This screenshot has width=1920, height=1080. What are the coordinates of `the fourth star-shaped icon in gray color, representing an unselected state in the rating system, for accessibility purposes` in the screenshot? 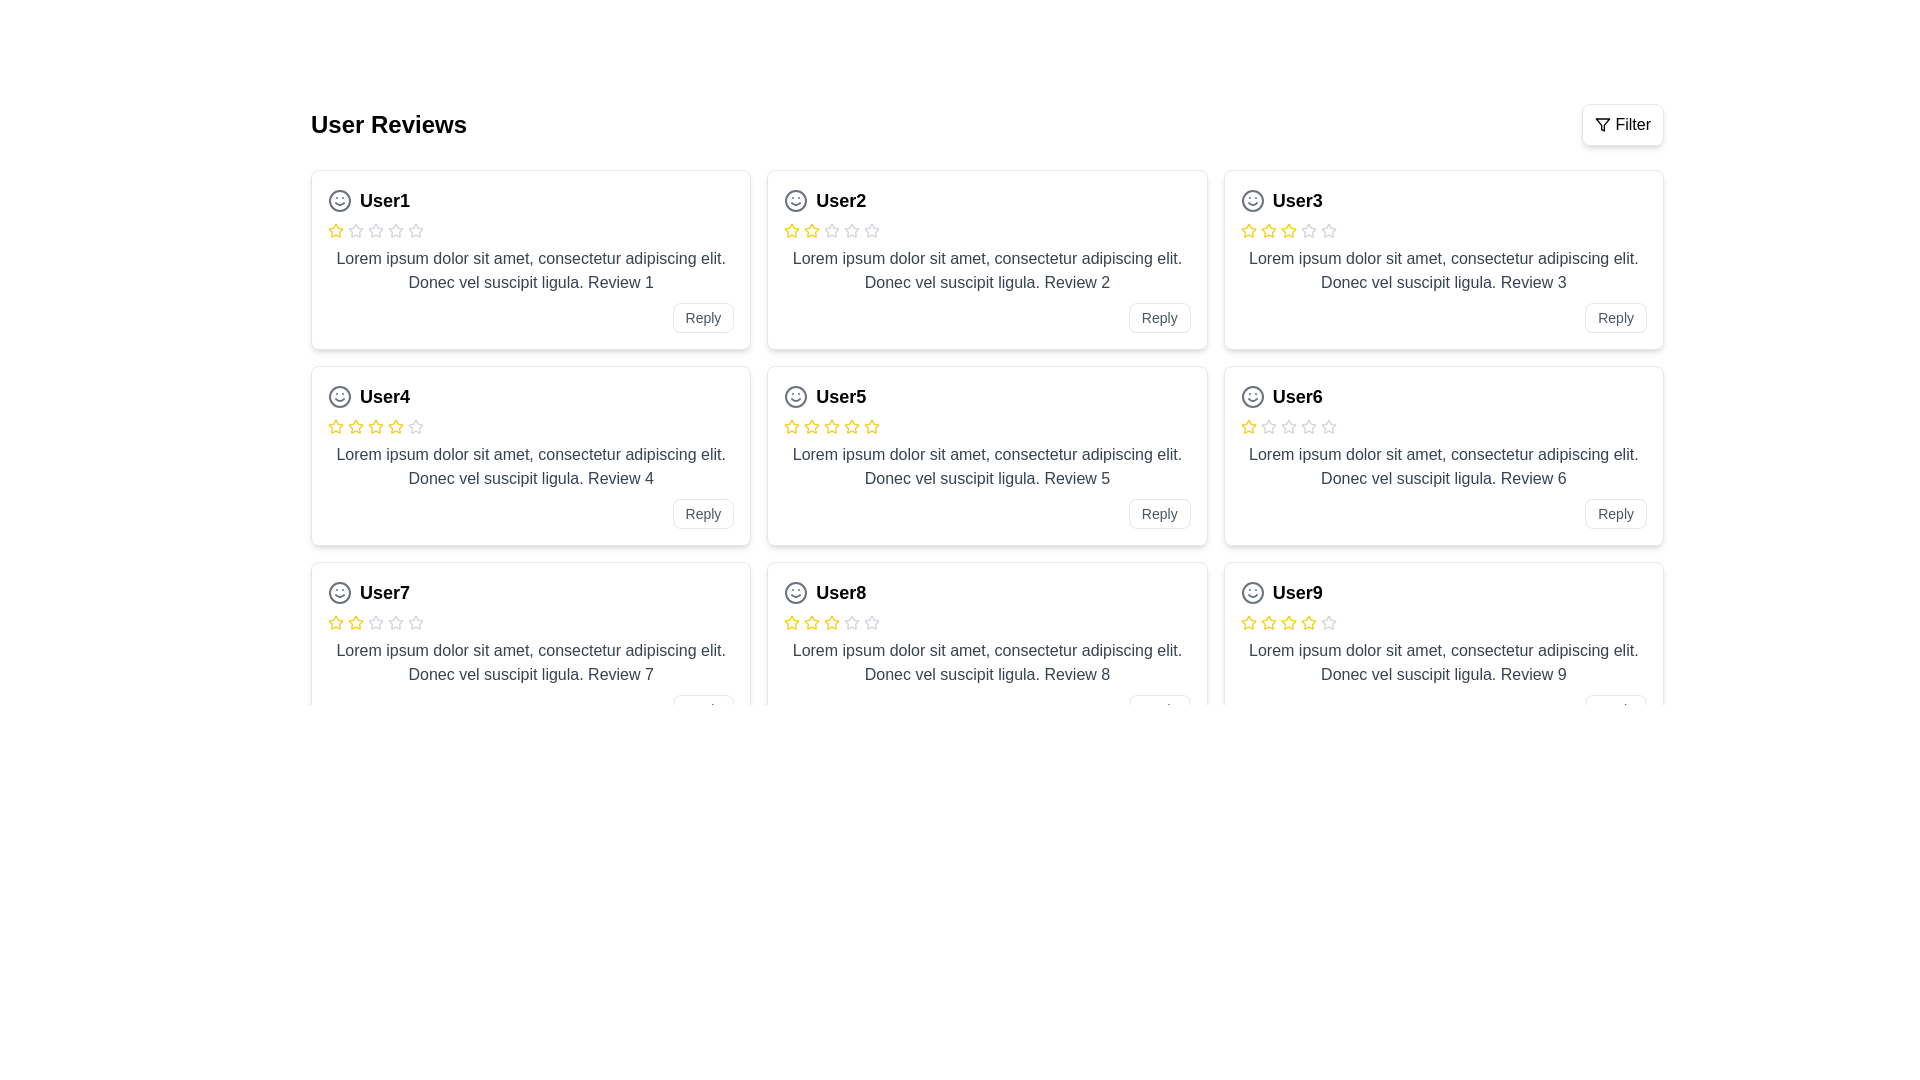 It's located at (832, 230).